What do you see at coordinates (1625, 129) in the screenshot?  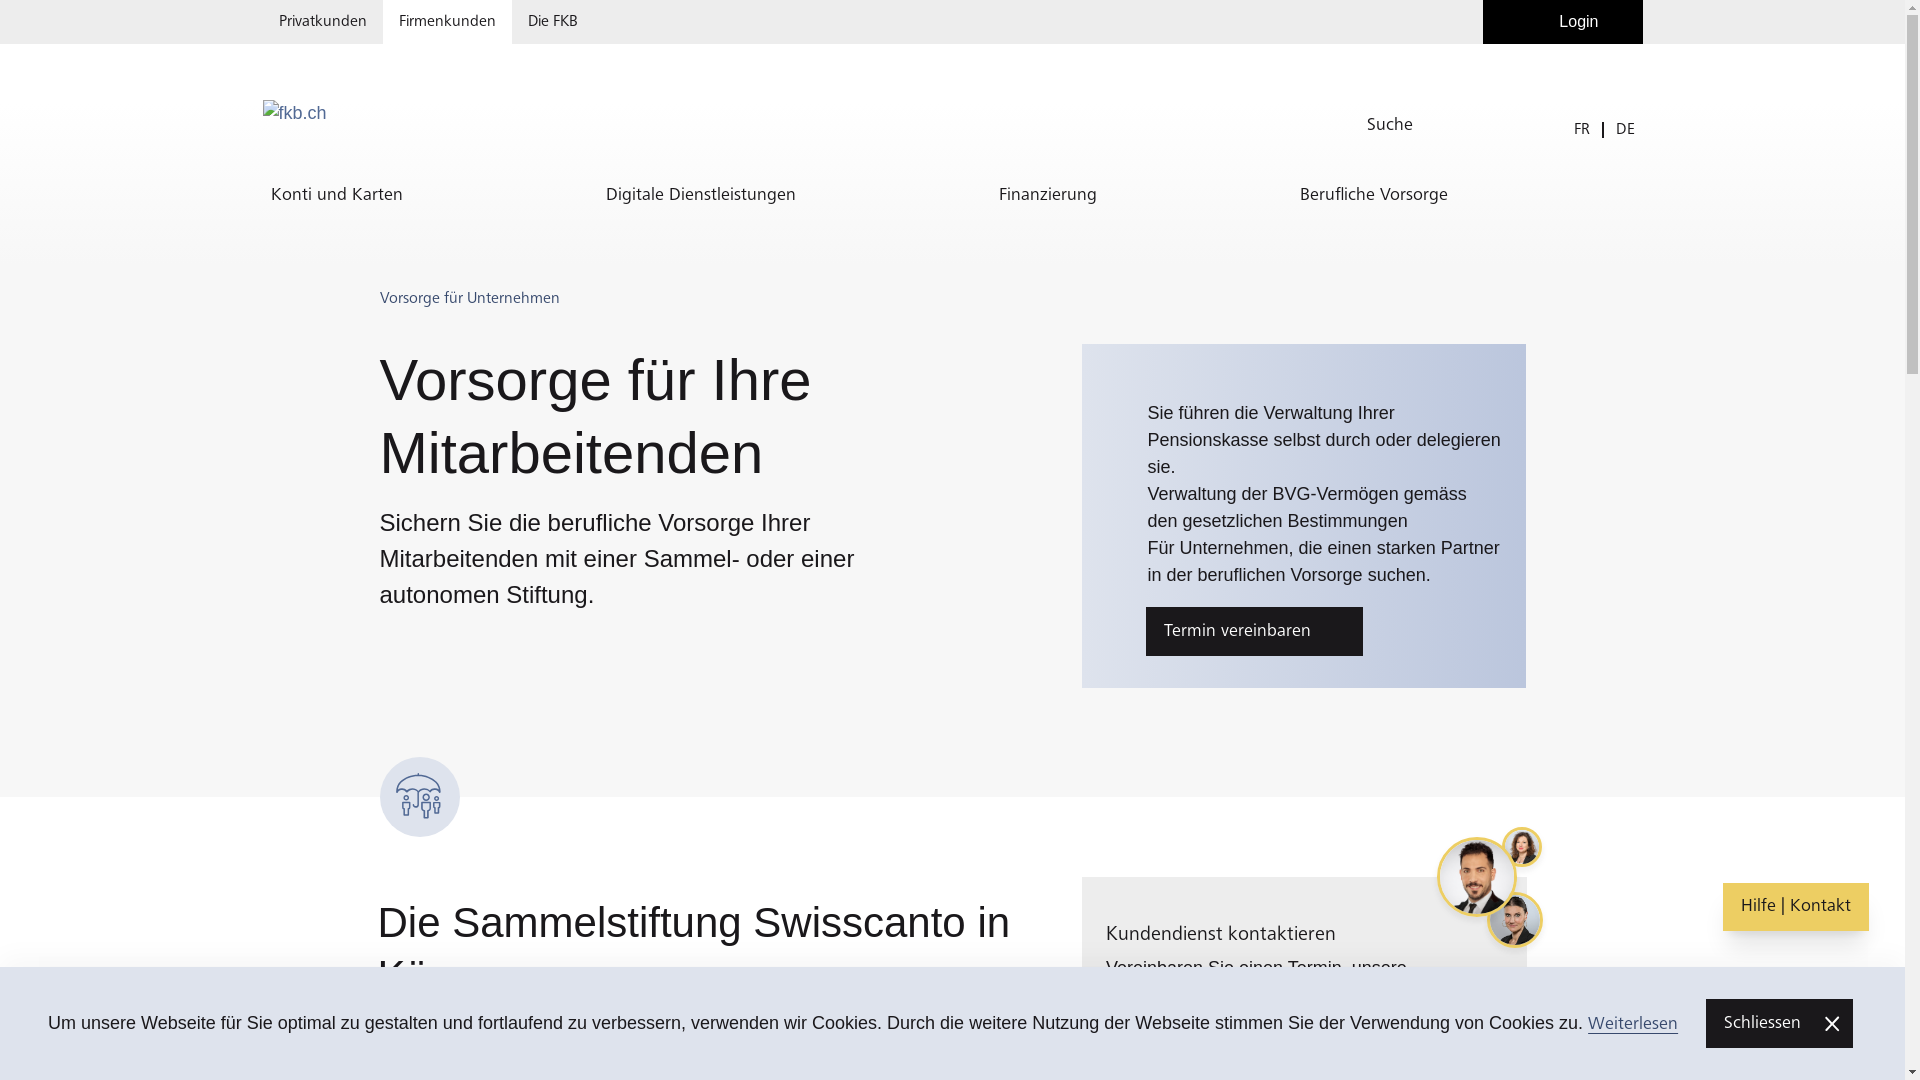 I see `'DE'` at bounding box center [1625, 129].